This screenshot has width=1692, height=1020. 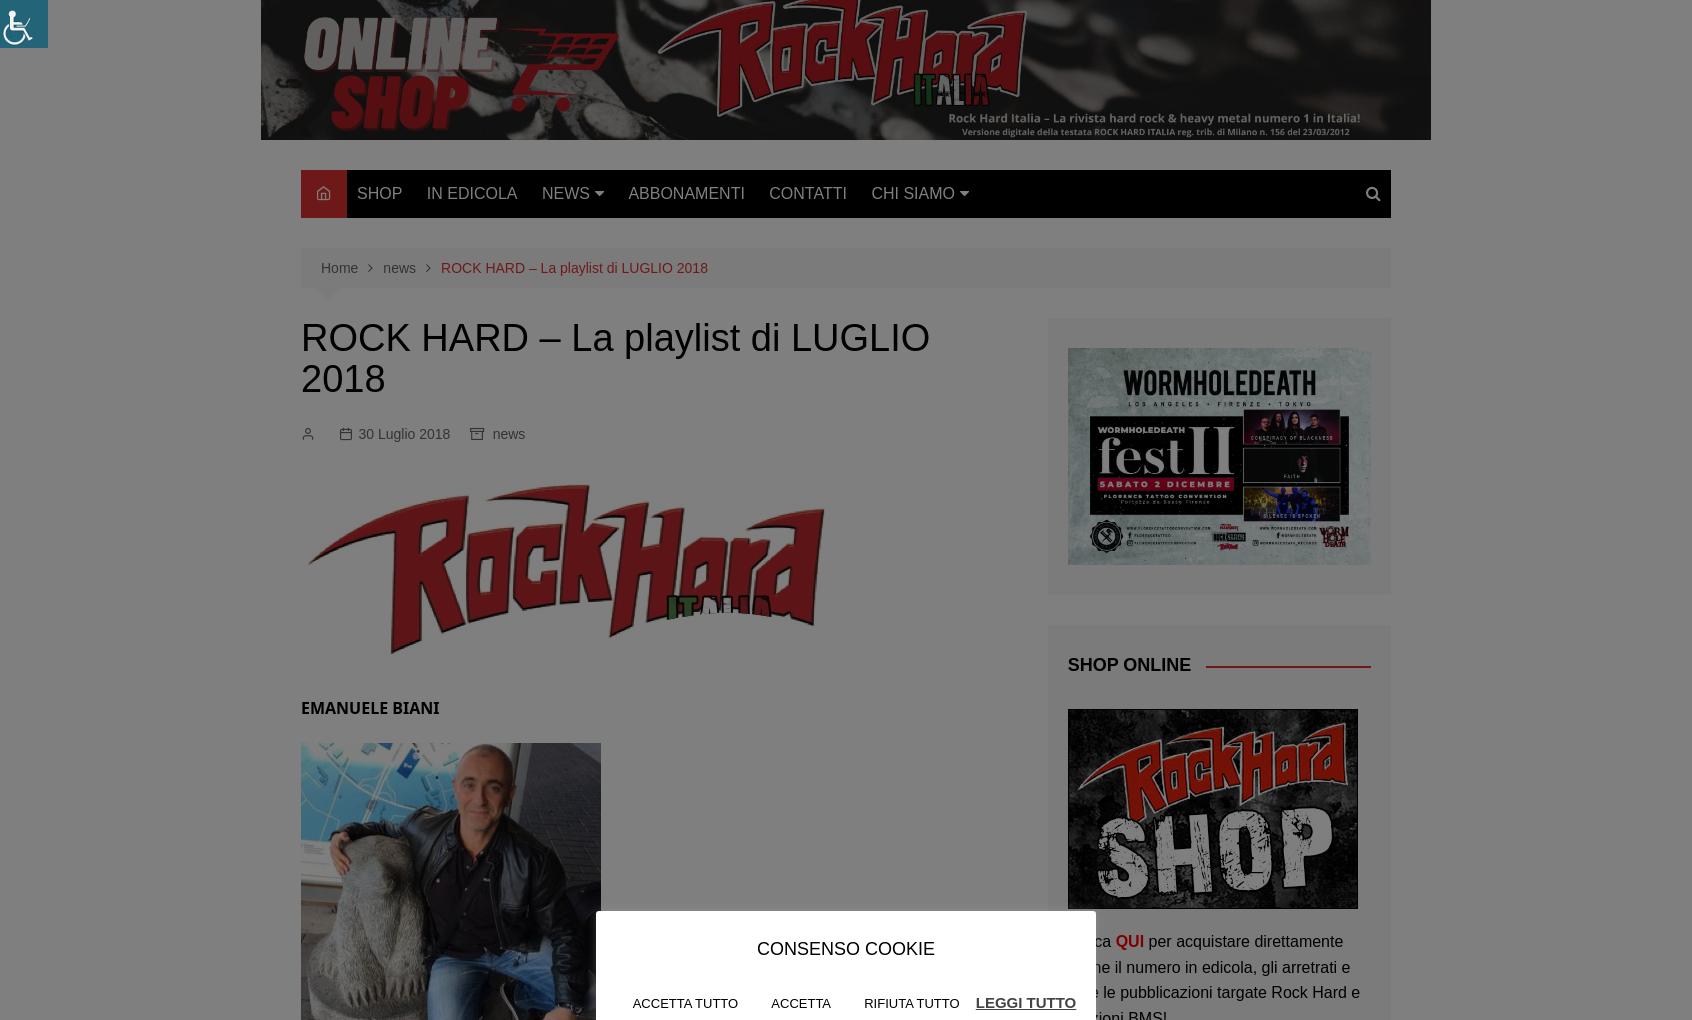 I want to click on 'IN EDICOLA', so click(x=470, y=192).